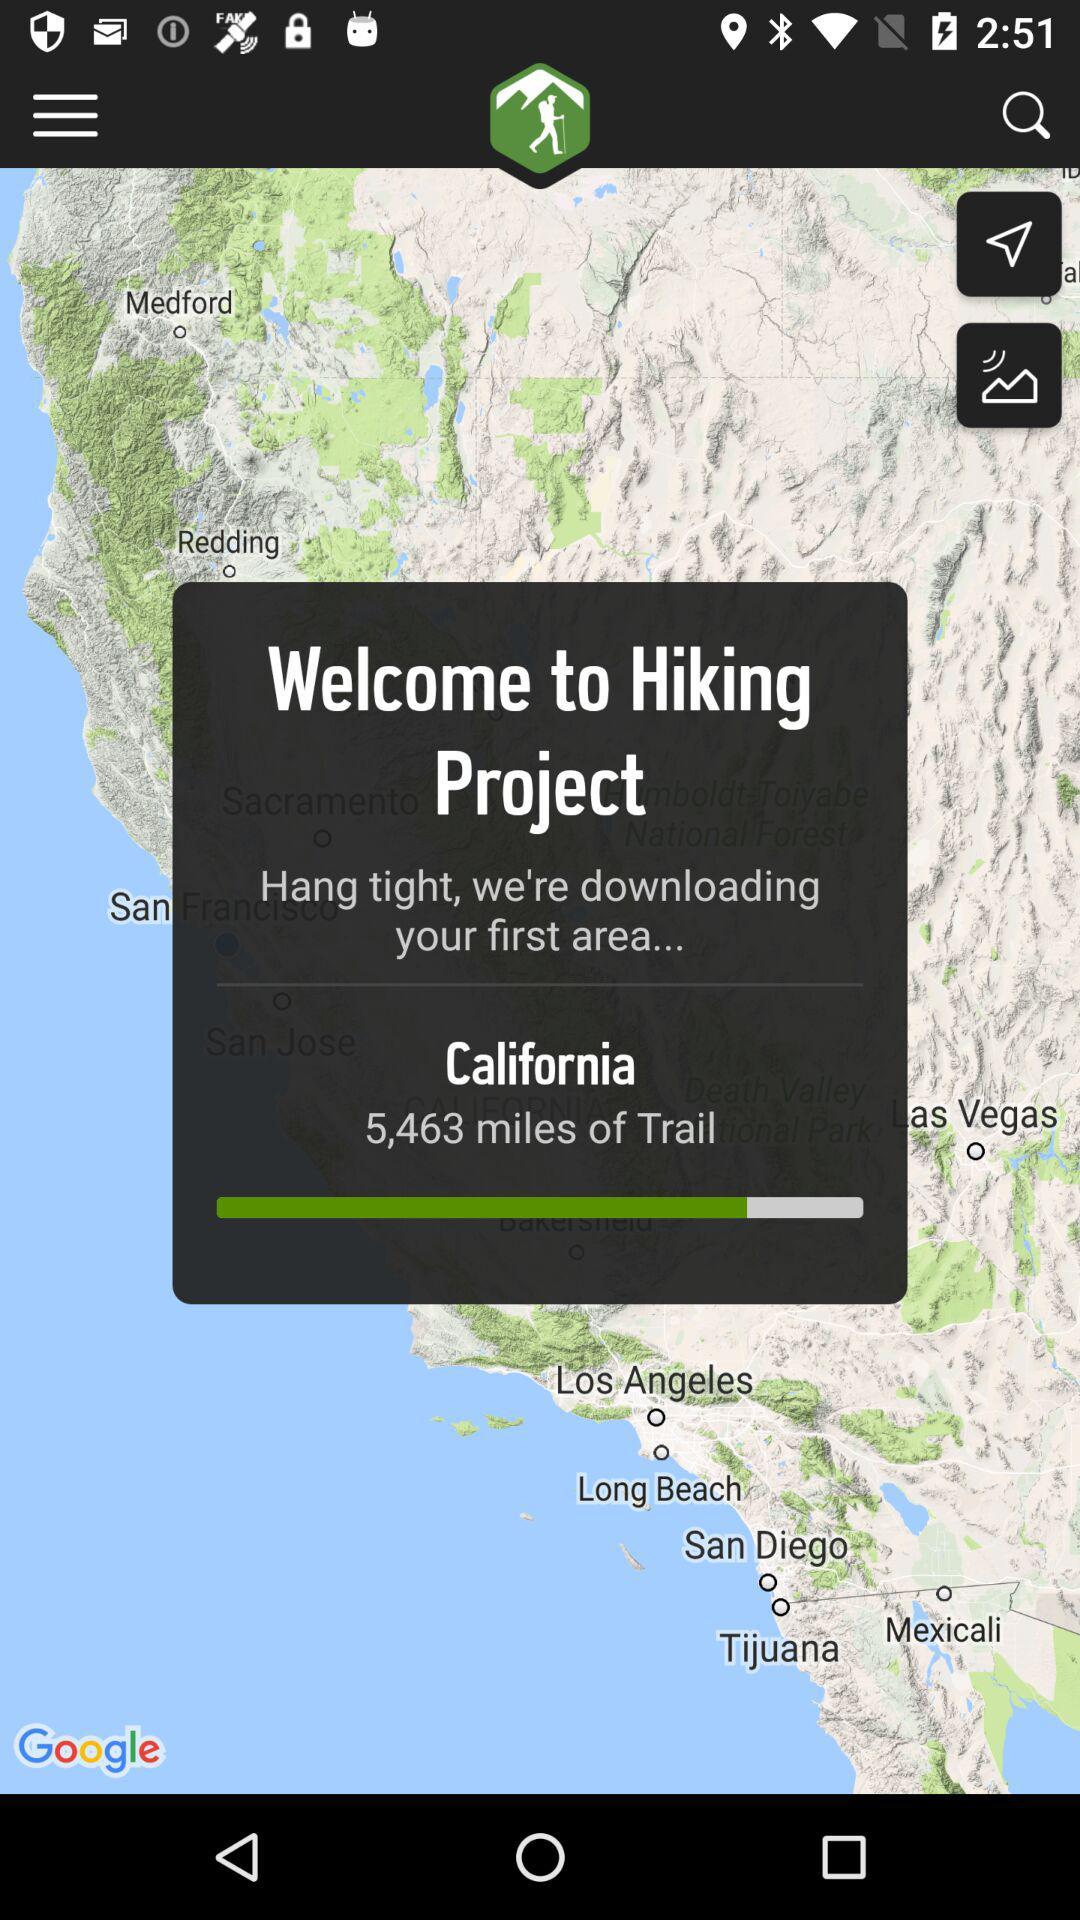  What do you see at coordinates (1026, 114) in the screenshot?
I see `search for item` at bounding box center [1026, 114].